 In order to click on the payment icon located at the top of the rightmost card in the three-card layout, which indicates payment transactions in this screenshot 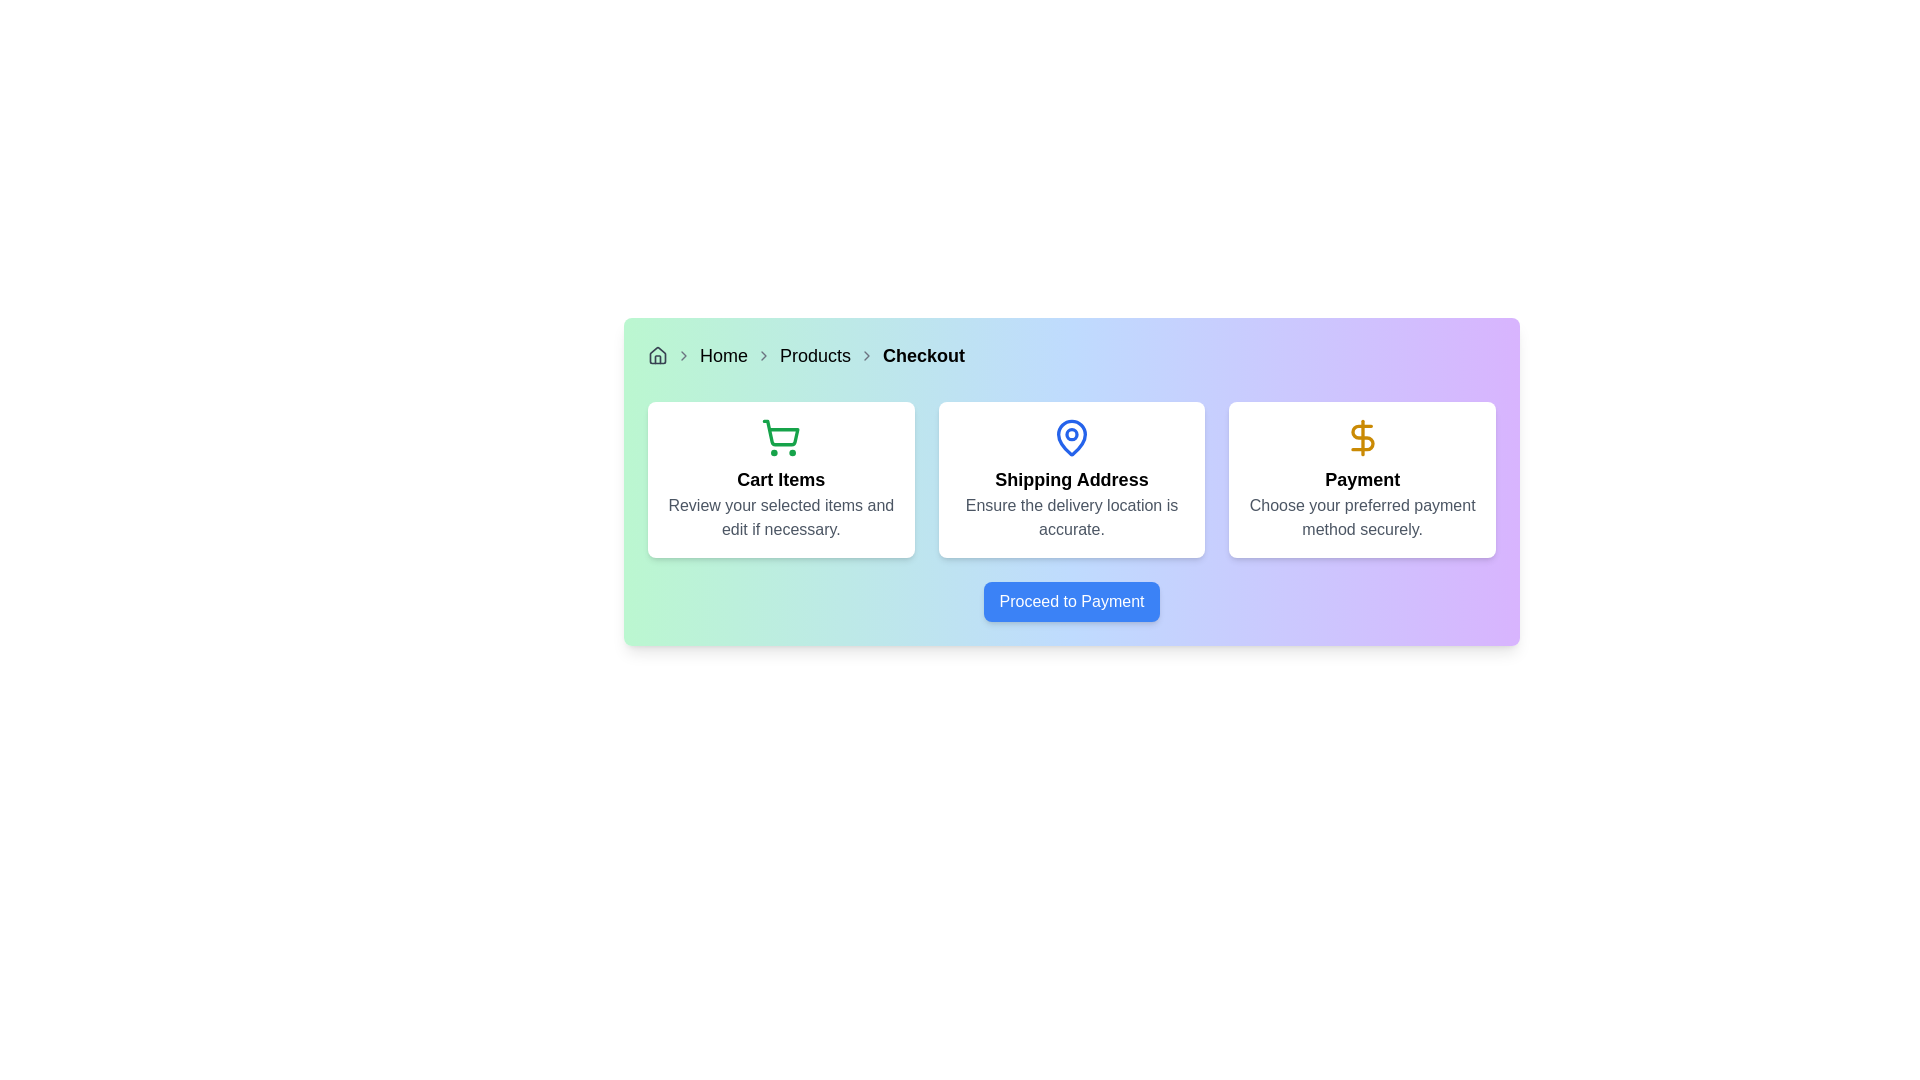, I will do `click(1361, 437)`.